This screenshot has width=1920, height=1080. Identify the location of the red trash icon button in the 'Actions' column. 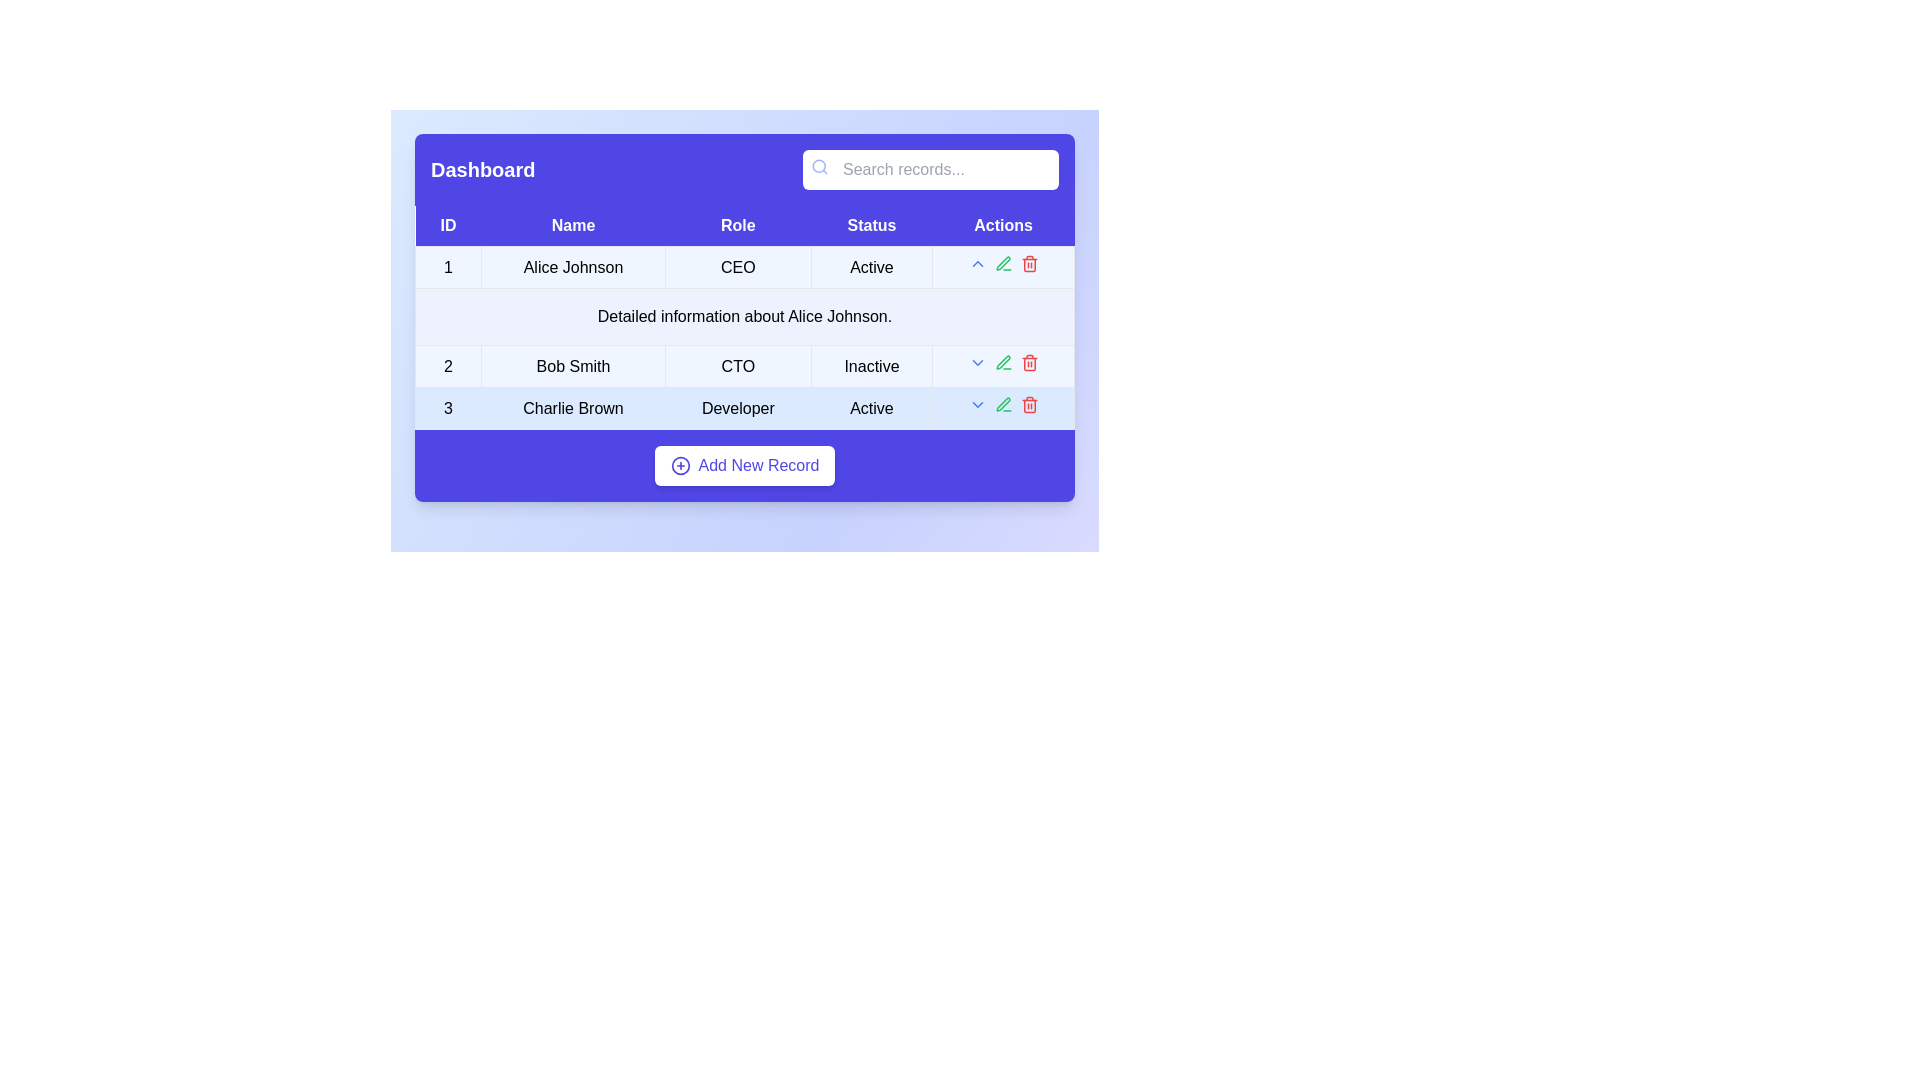
(1029, 362).